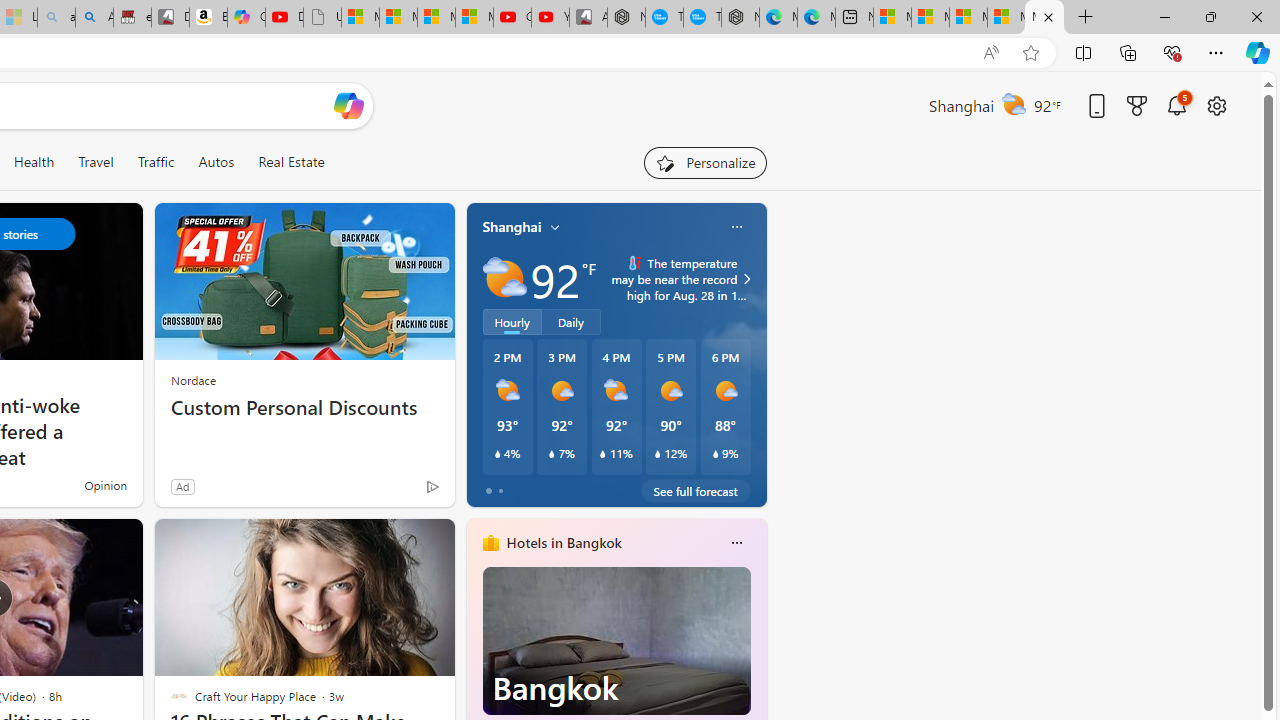 This screenshot has width=1280, height=720. Describe the element at coordinates (555, 226) in the screenshot. I see `'My location'` at that location.